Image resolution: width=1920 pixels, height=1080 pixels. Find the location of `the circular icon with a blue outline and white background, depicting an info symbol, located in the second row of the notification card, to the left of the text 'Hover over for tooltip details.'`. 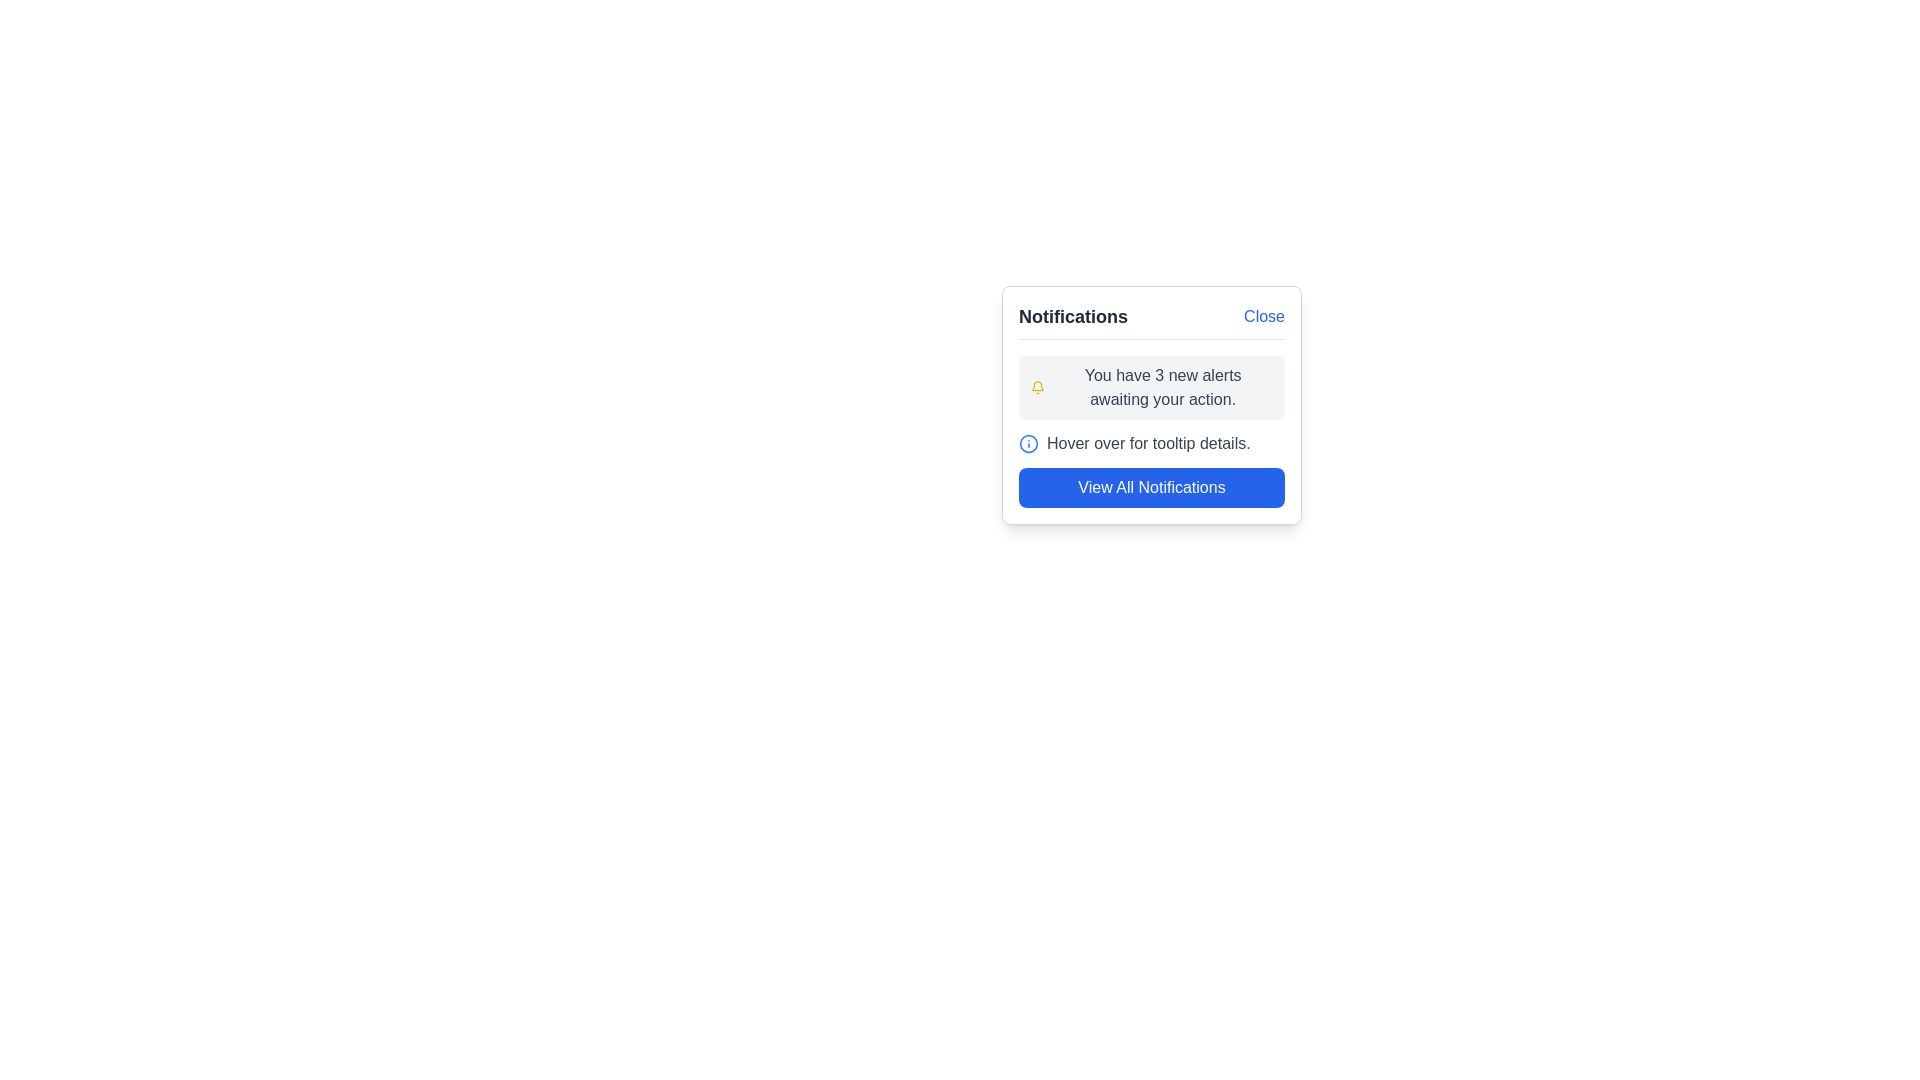

the circular icon with a blue outline and white background, depicting an info symbol, located in the second row of the notification card, to the left of the text 'Hover over for tooltip details.' is located at coordinates (1028, 442).